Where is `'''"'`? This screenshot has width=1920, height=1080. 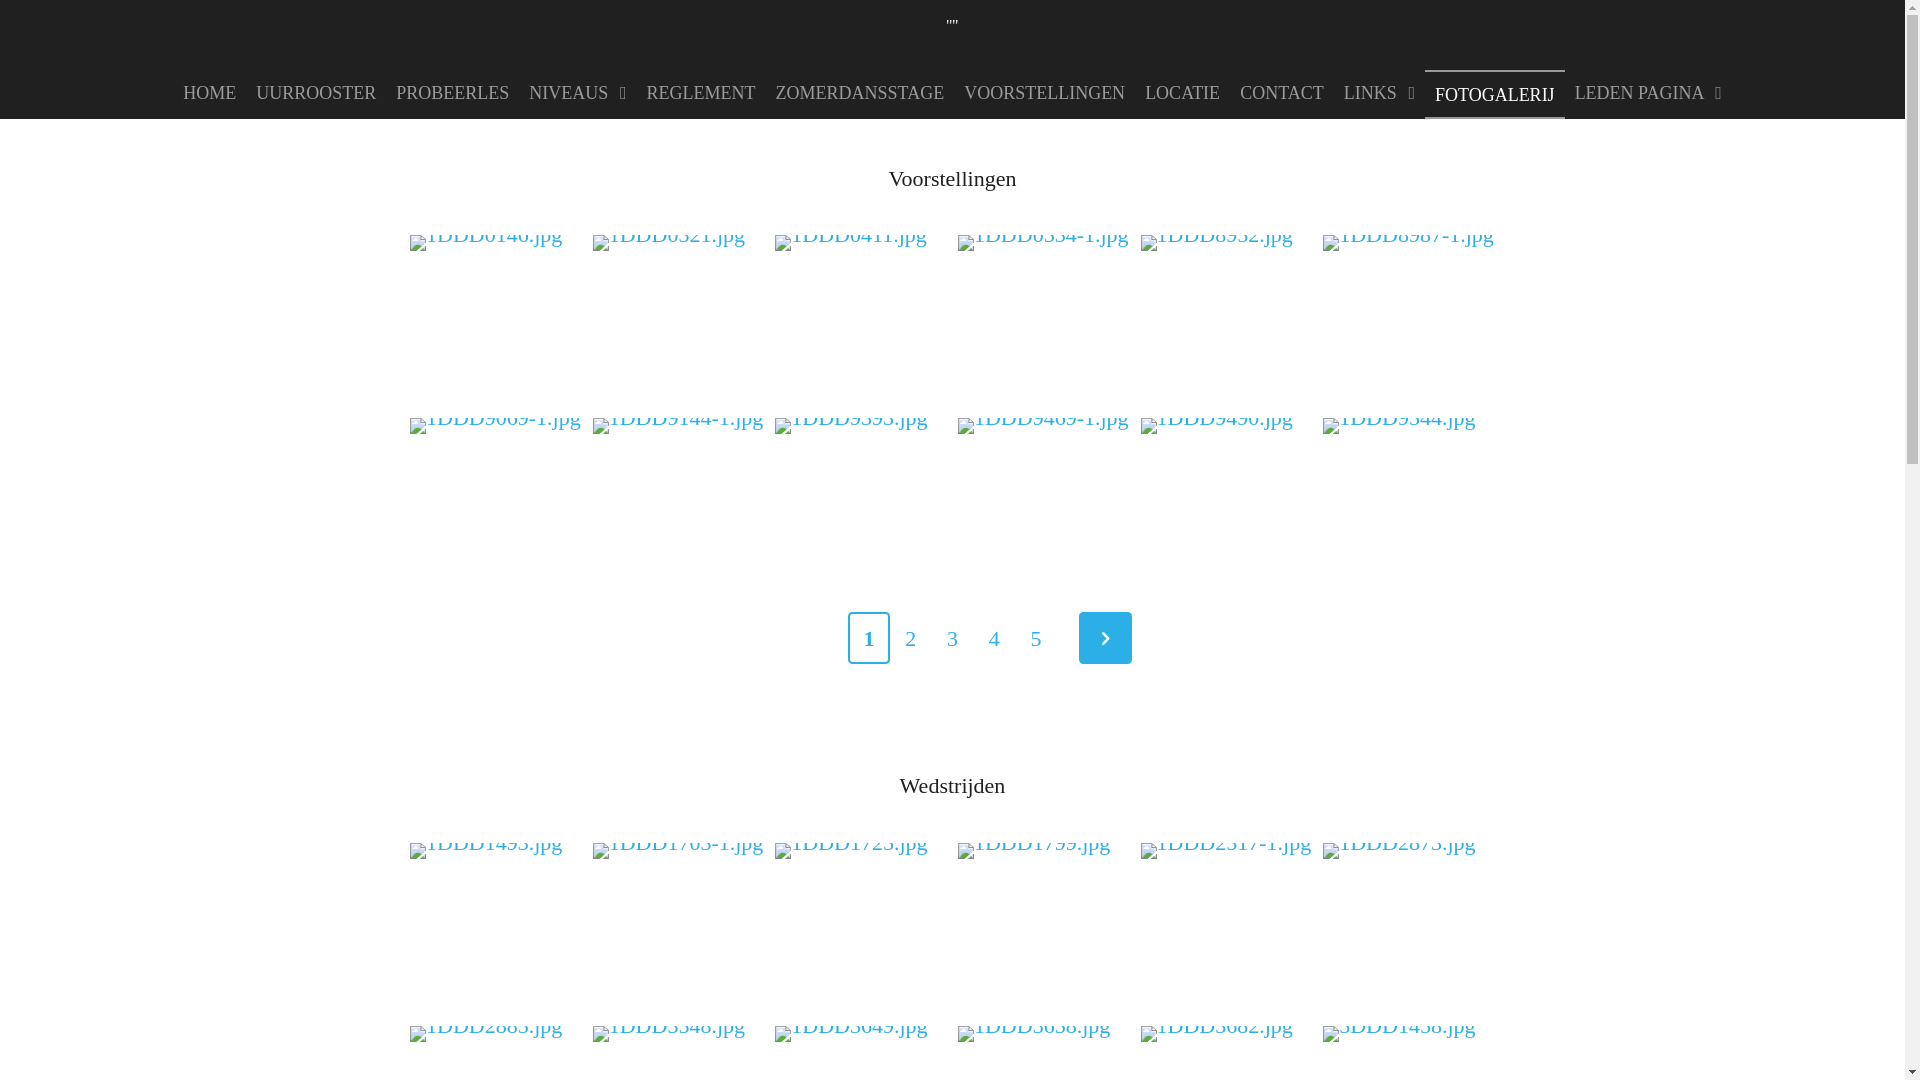
'''"' is located at coordinates (950, 19).